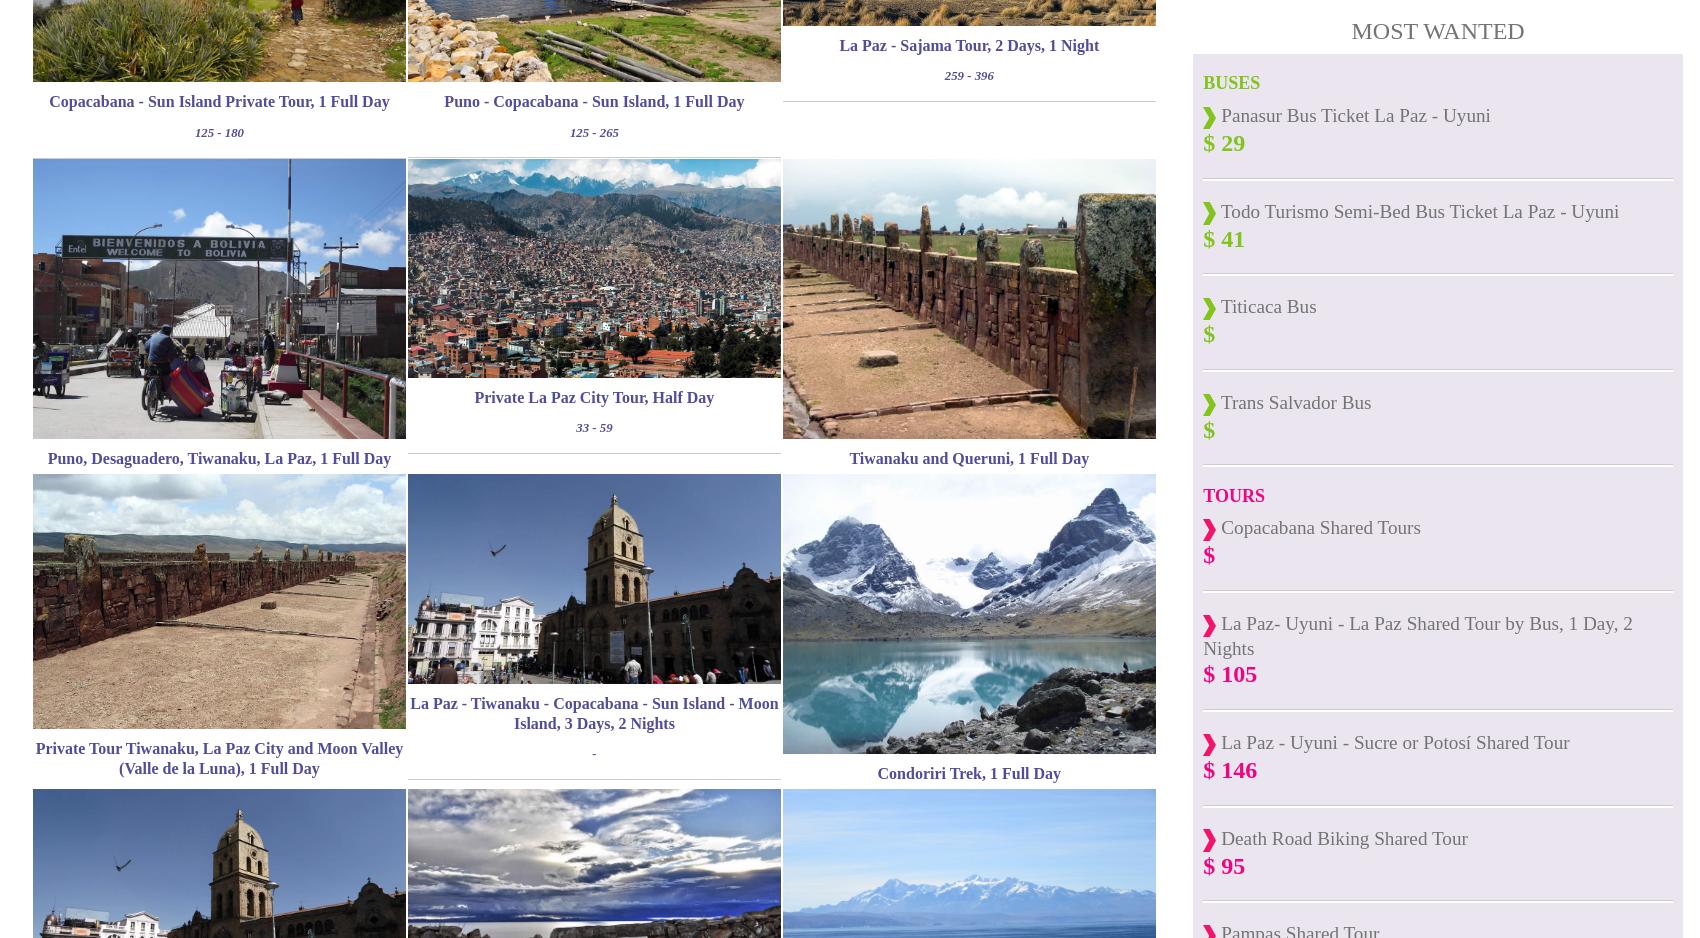 The width and height of the screenshot is (1700, 938). Describe the element at coordinates (1201, 236) in the screenshot. I see `'$ 41'` at that location.